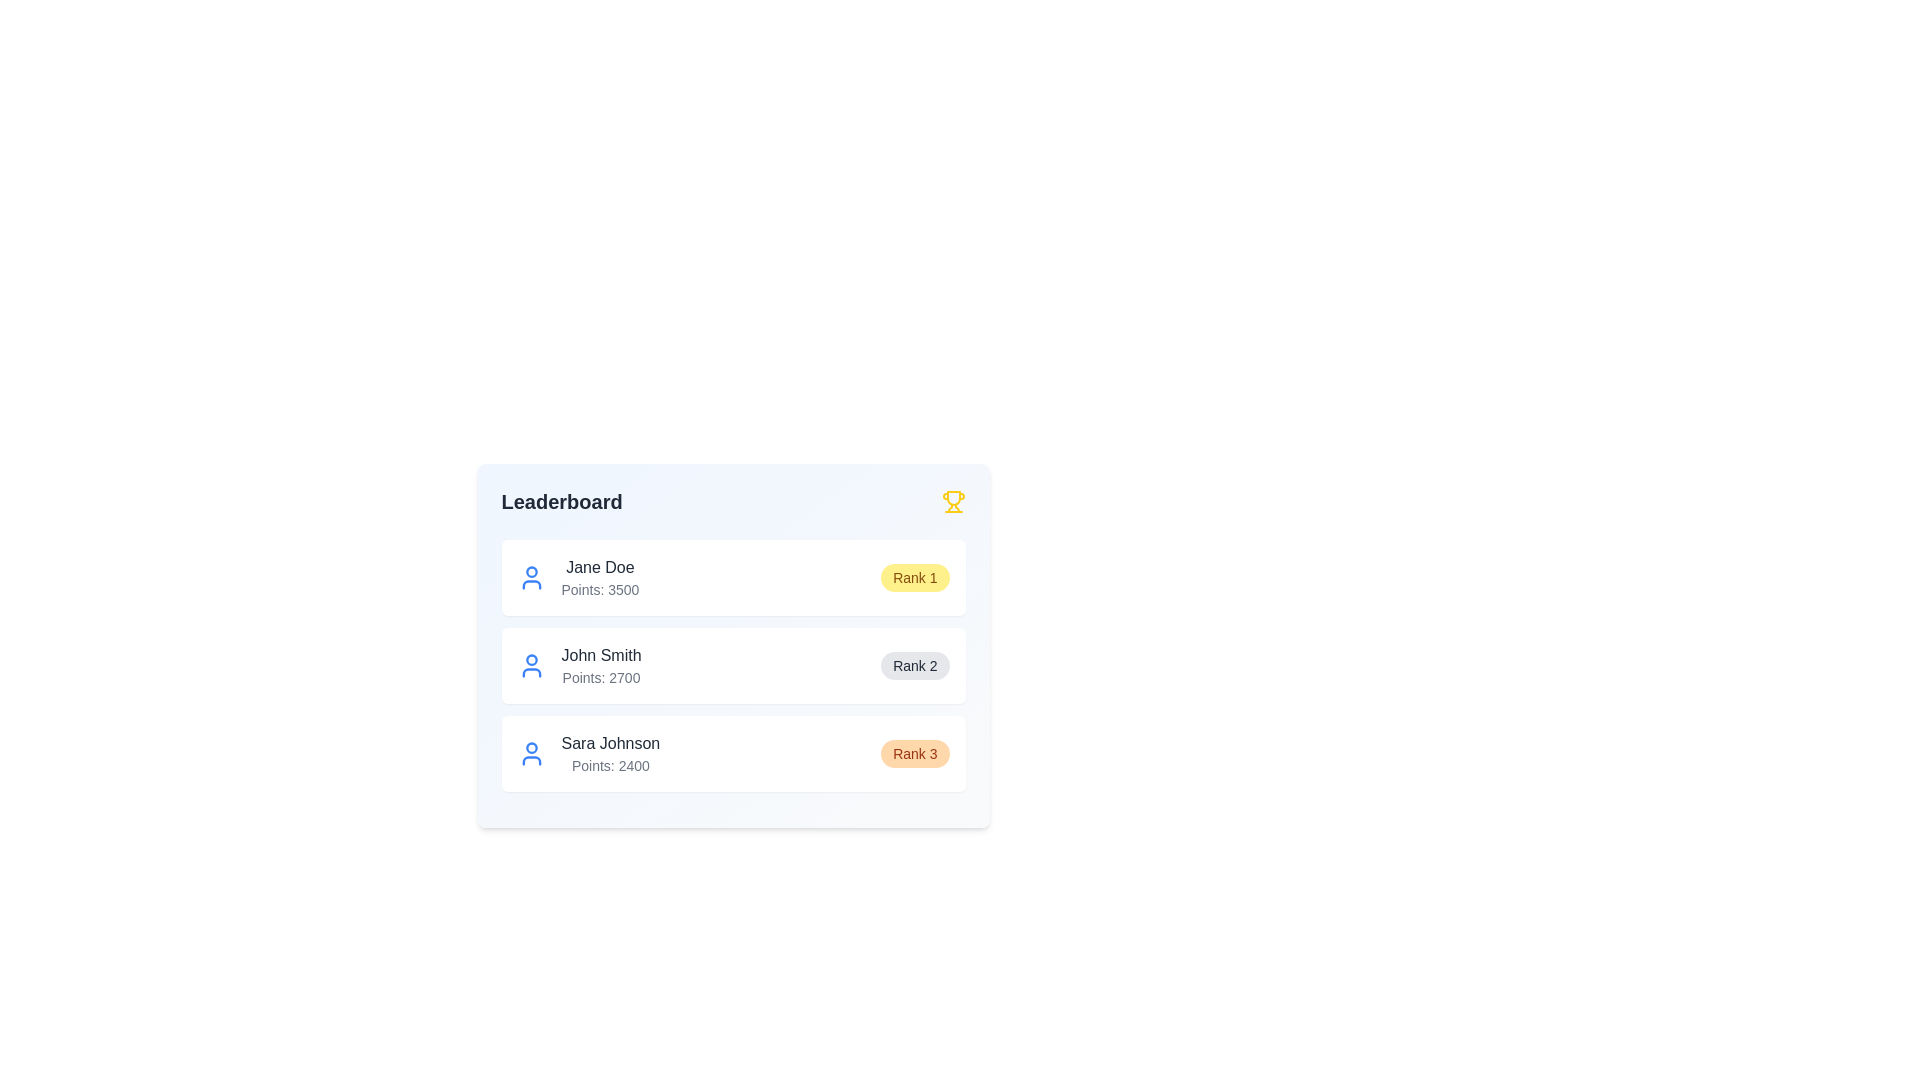  What do you see at coordinates (531, 748) in the screenshot?
I see `the circular graphic element with a blue outline, which is centrally positioned within the user icon graphic representing user-related data` at bounding box center [531, 748].